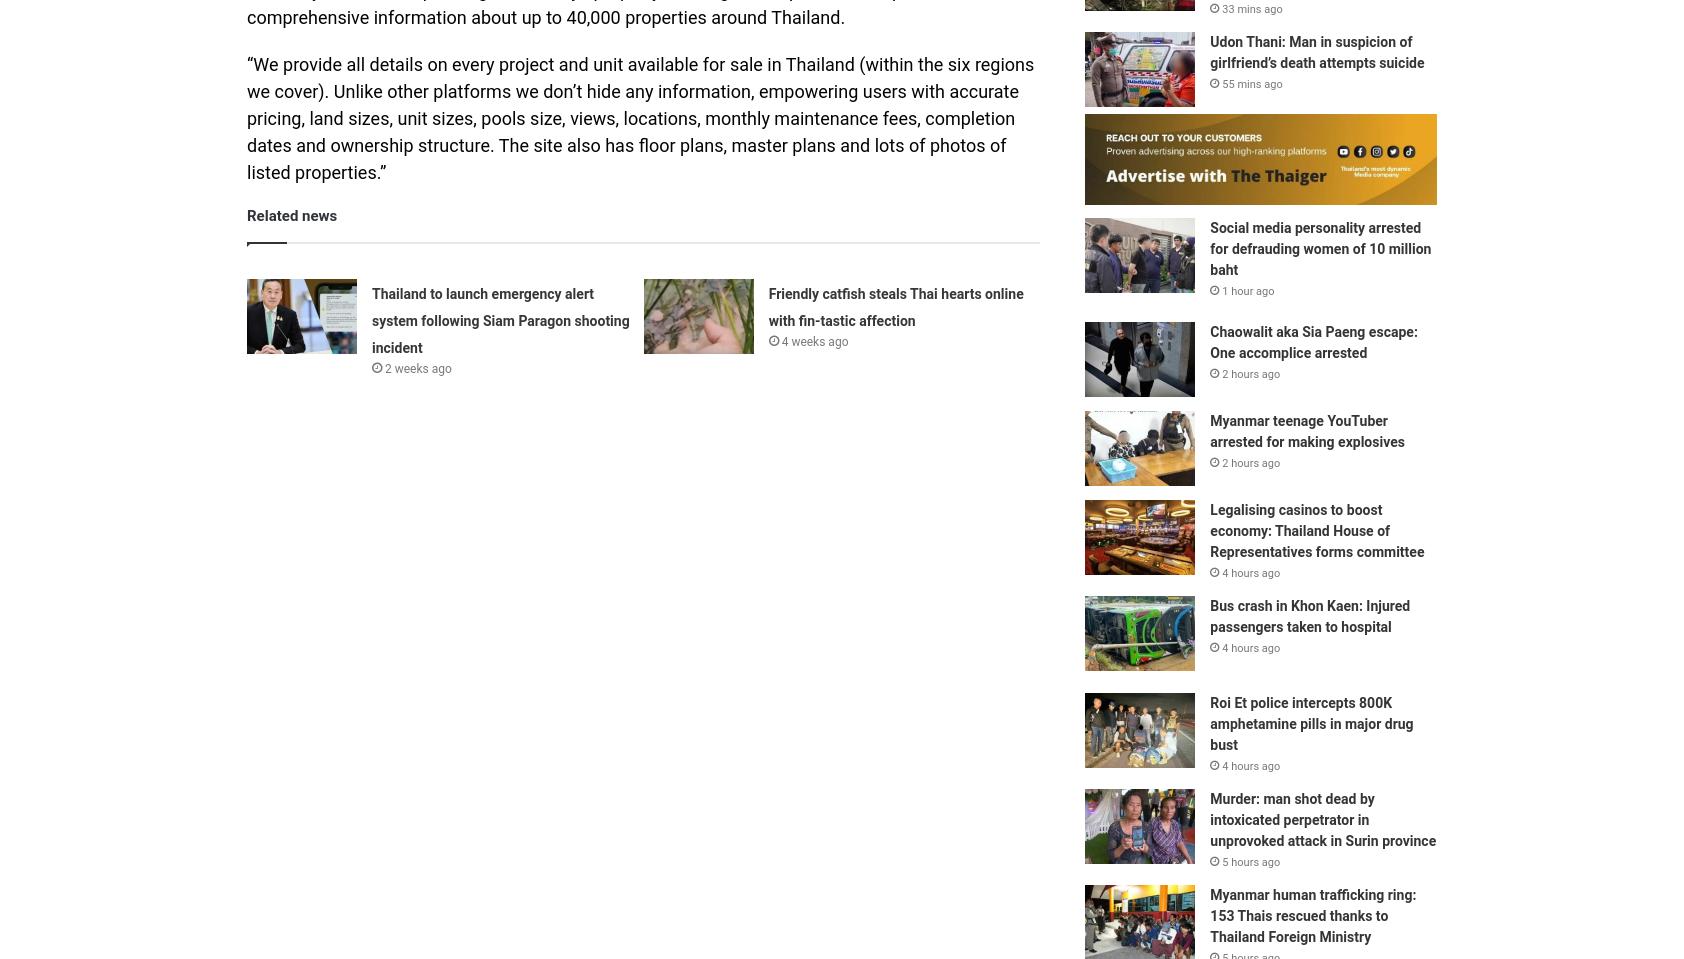 The width and height of the screenshot is (1684, 959). I want to click on 'Roi Et police intercepts 800K amphetamine pills in major drug bust', so click(1209, 721).